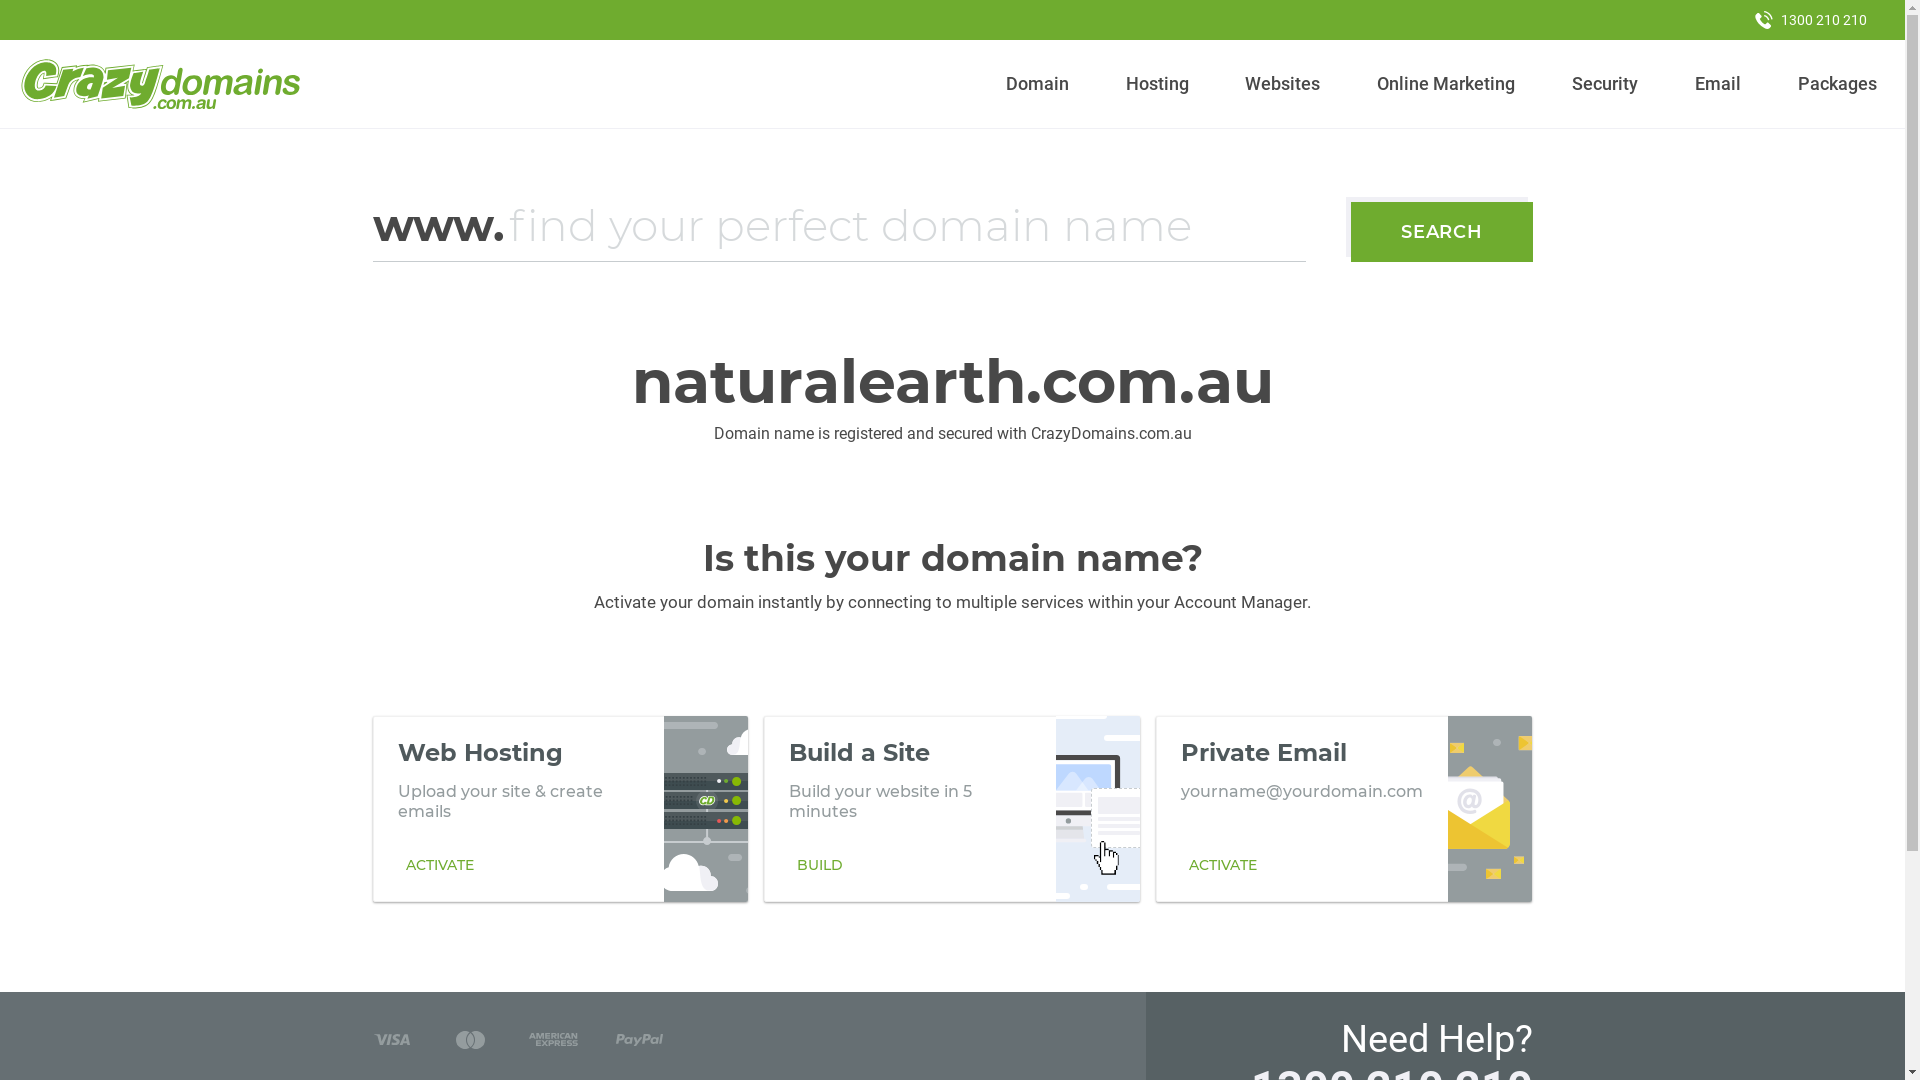  I want to click on 'Private Email, so click(1344, 808).